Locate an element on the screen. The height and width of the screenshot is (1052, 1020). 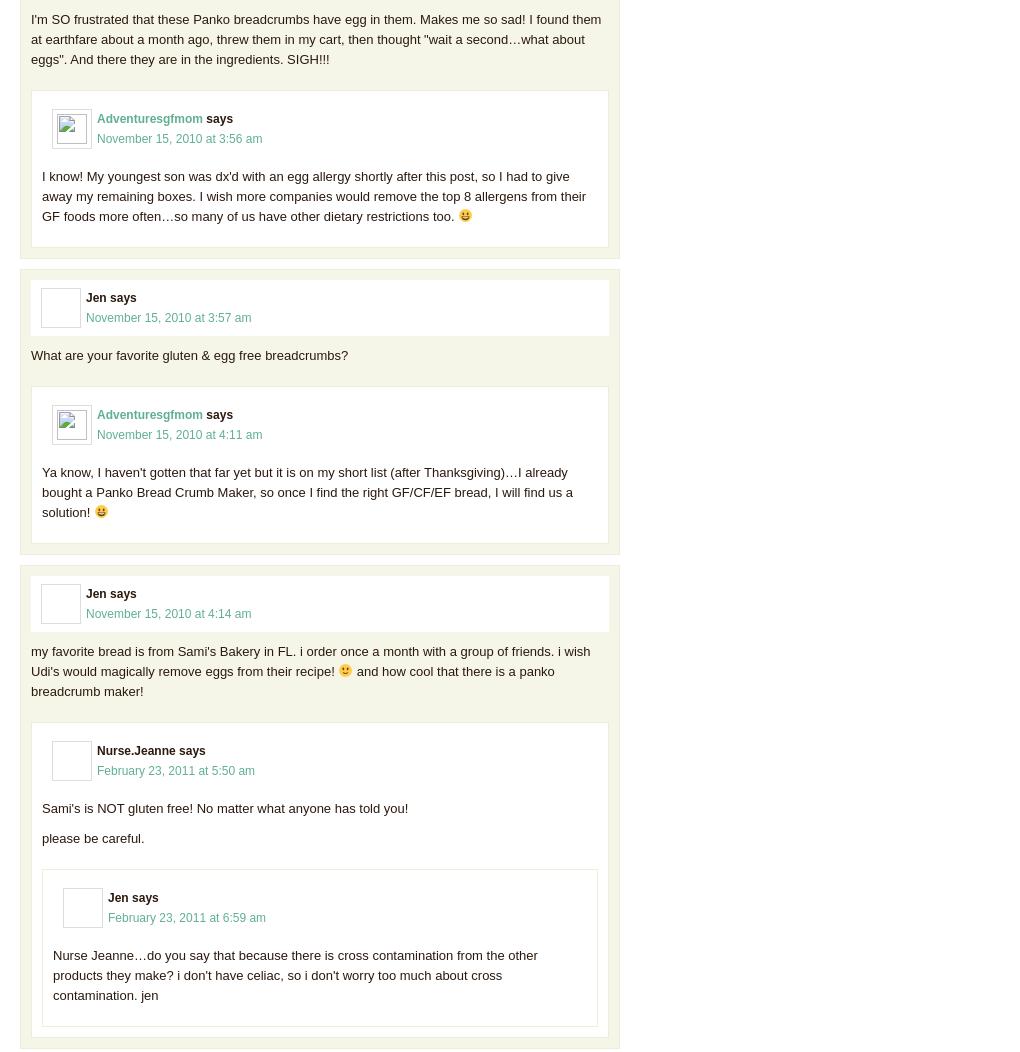
'Sami's is NOT gluten free!  No matter what anyone has told you!' is located at coordinates (225, 807).